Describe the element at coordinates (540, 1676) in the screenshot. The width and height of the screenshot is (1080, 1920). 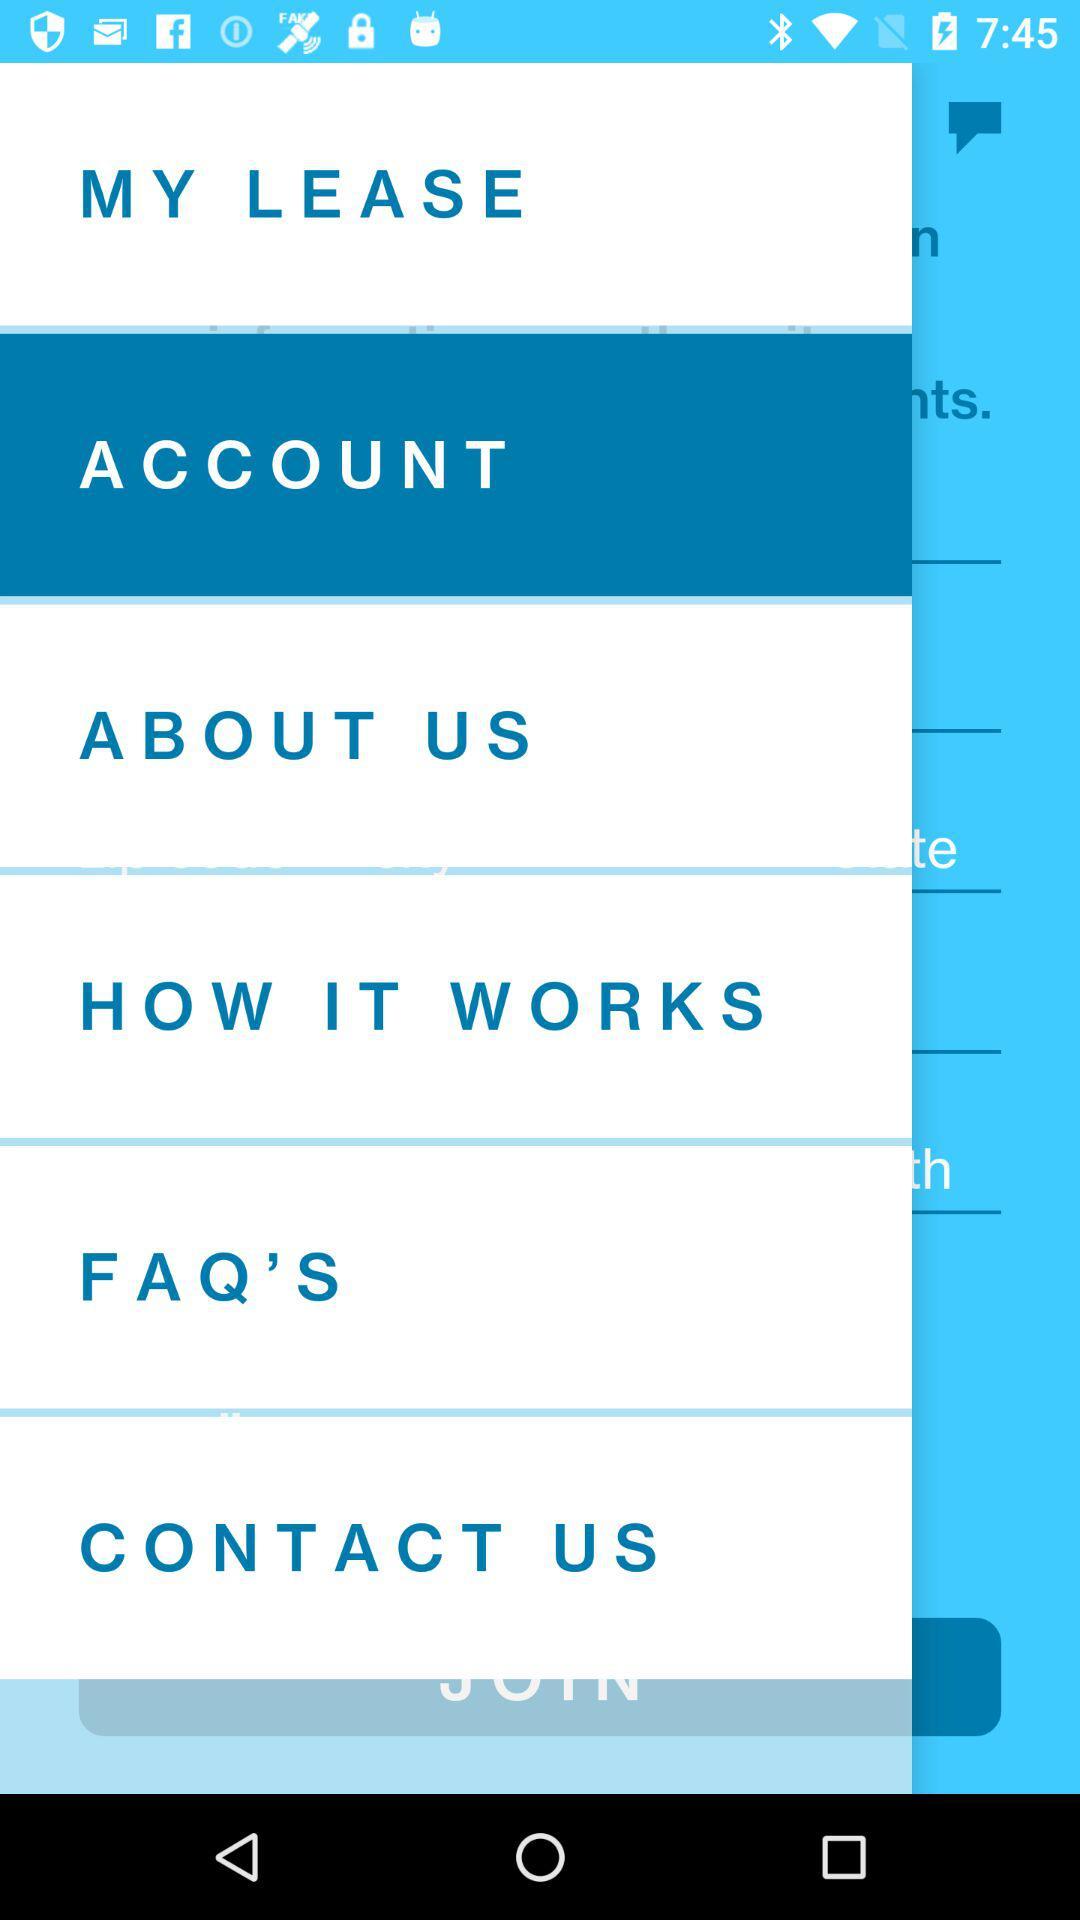
I see `the join button` at that location.